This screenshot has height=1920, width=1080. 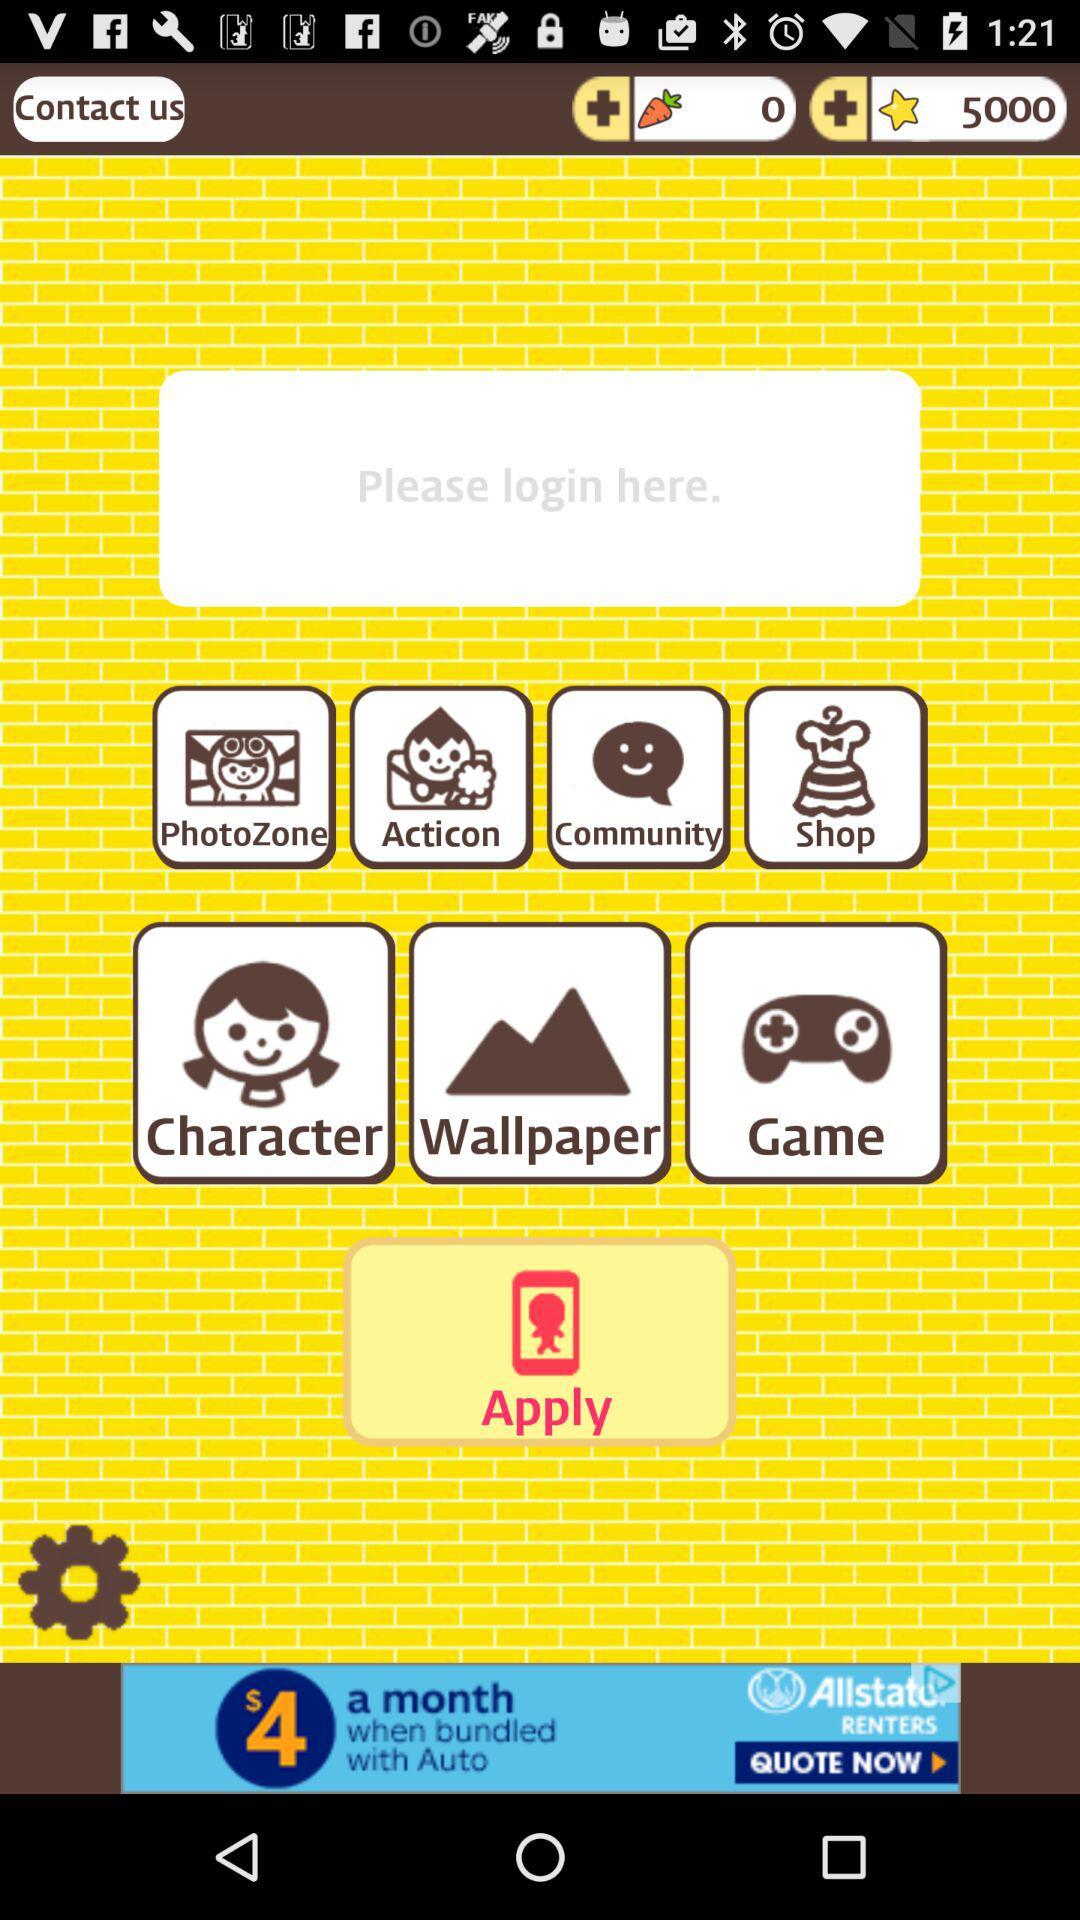 What do you see at coordinates (537, 1050) in the screenshot?
I see `click on wallpaper` at bounding box center [537, 1050].